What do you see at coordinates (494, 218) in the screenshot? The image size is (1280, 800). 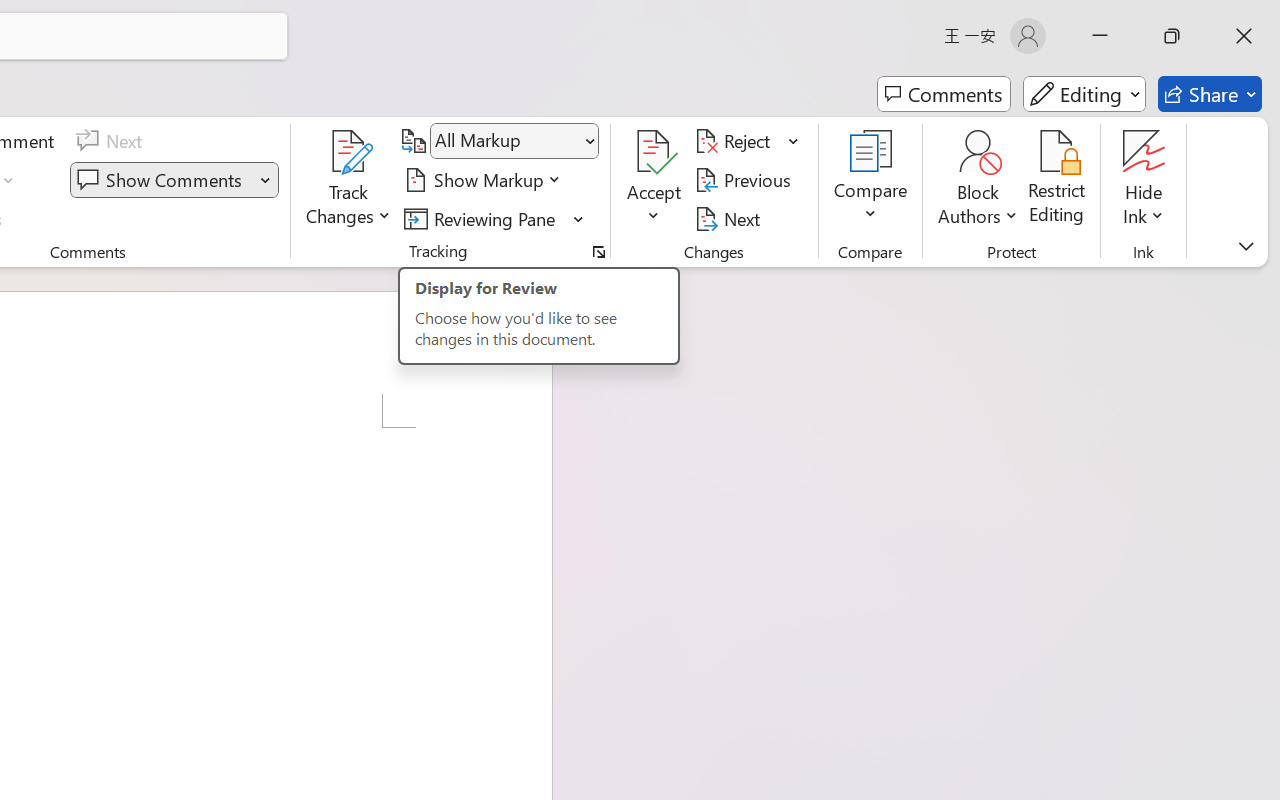 I see `'Reviewing Pane'` at bounding box center [494, 218].